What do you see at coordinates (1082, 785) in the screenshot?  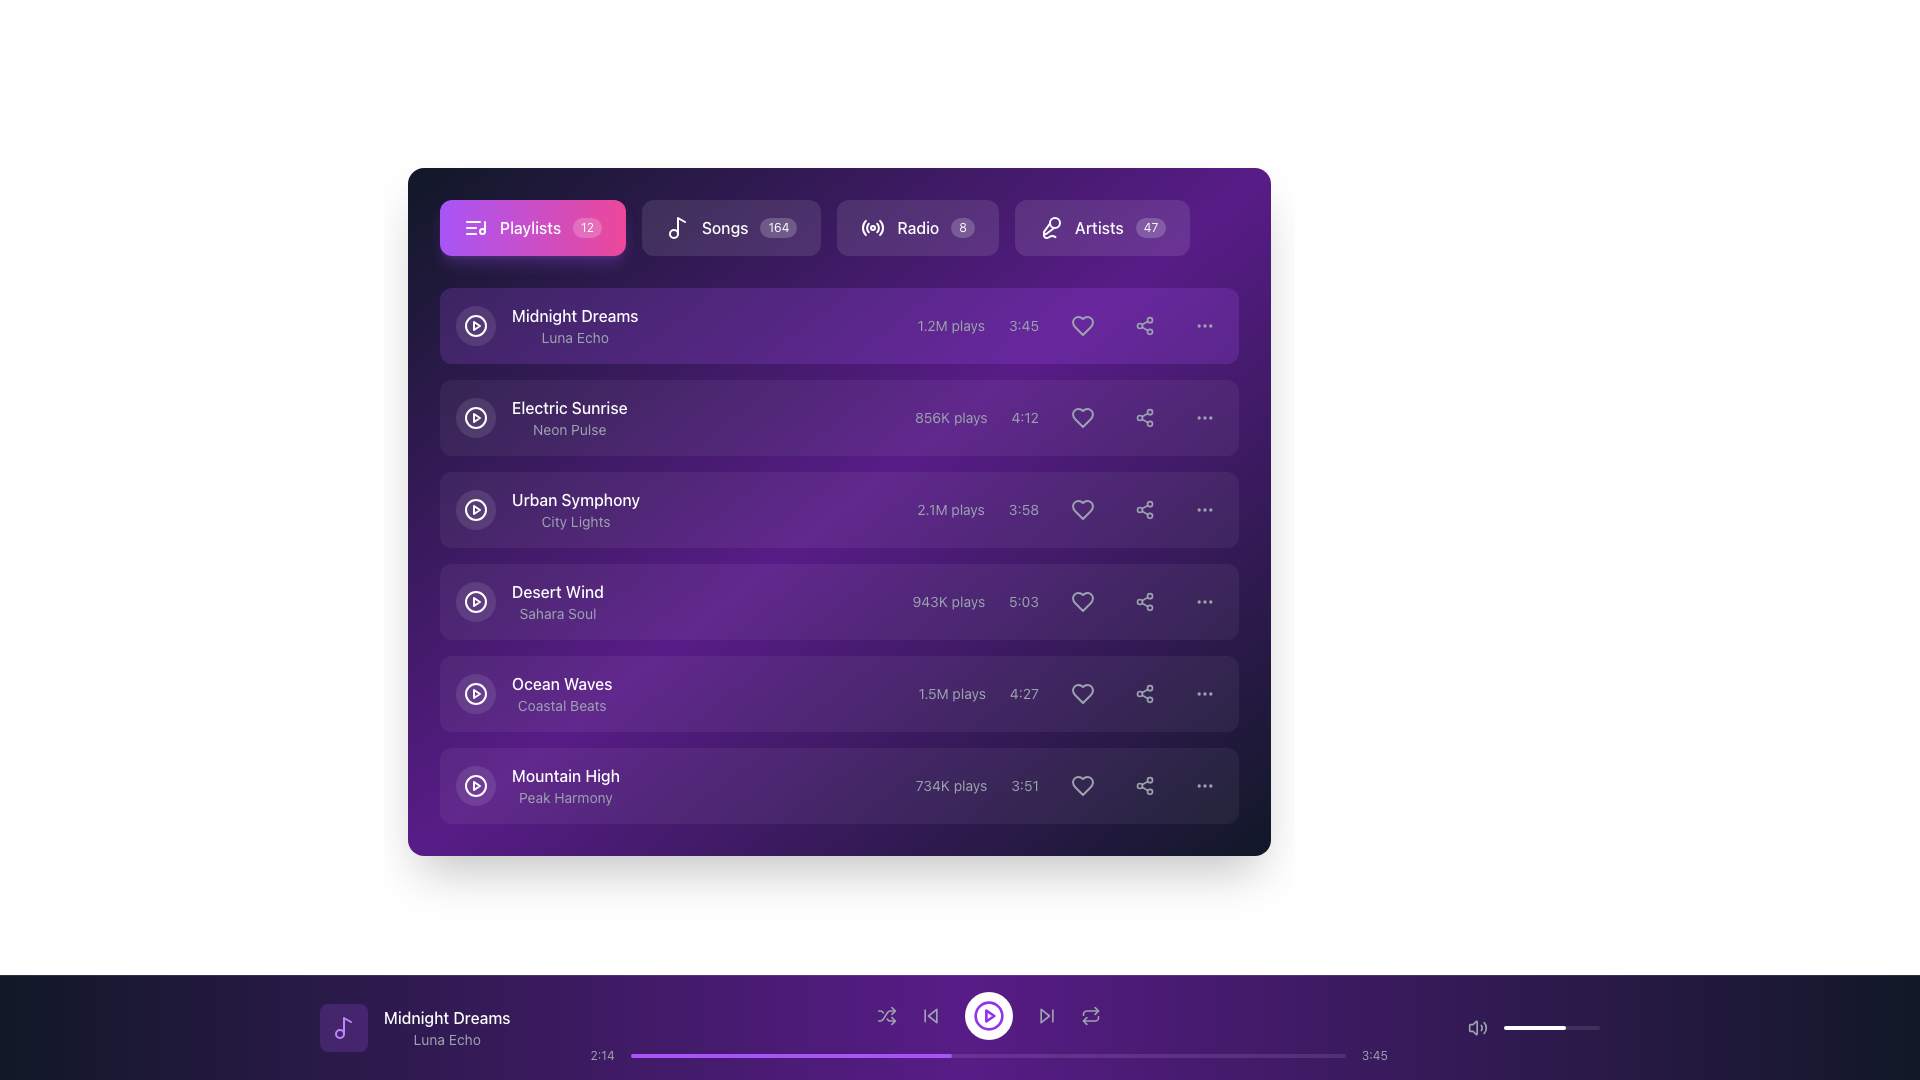 I see `the heart icon button to favorite the song 'Mountain High' by 'Peak Harmony'` at bounding box center [1082, 785].